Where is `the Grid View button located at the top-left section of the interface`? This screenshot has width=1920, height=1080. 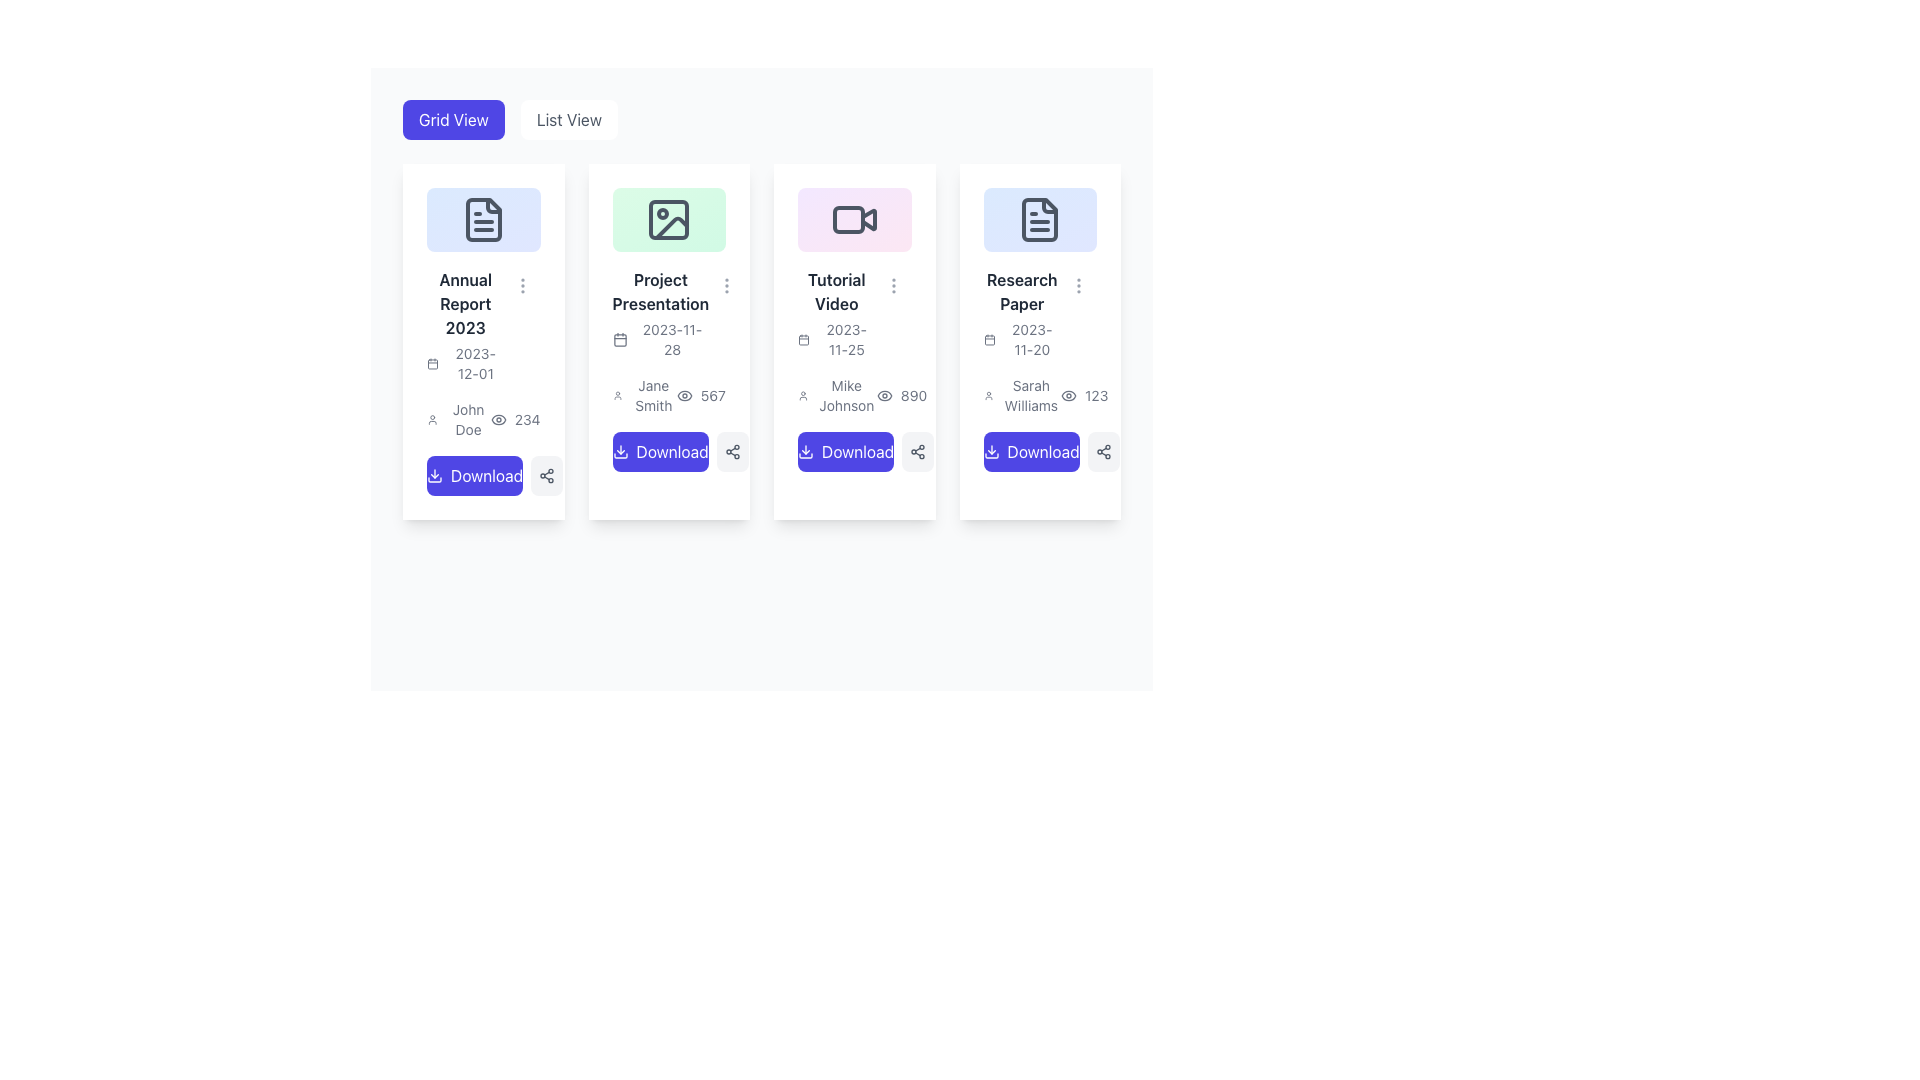
the Grid View button located at the top-left section of the interface is located at coordinates (452, 119).